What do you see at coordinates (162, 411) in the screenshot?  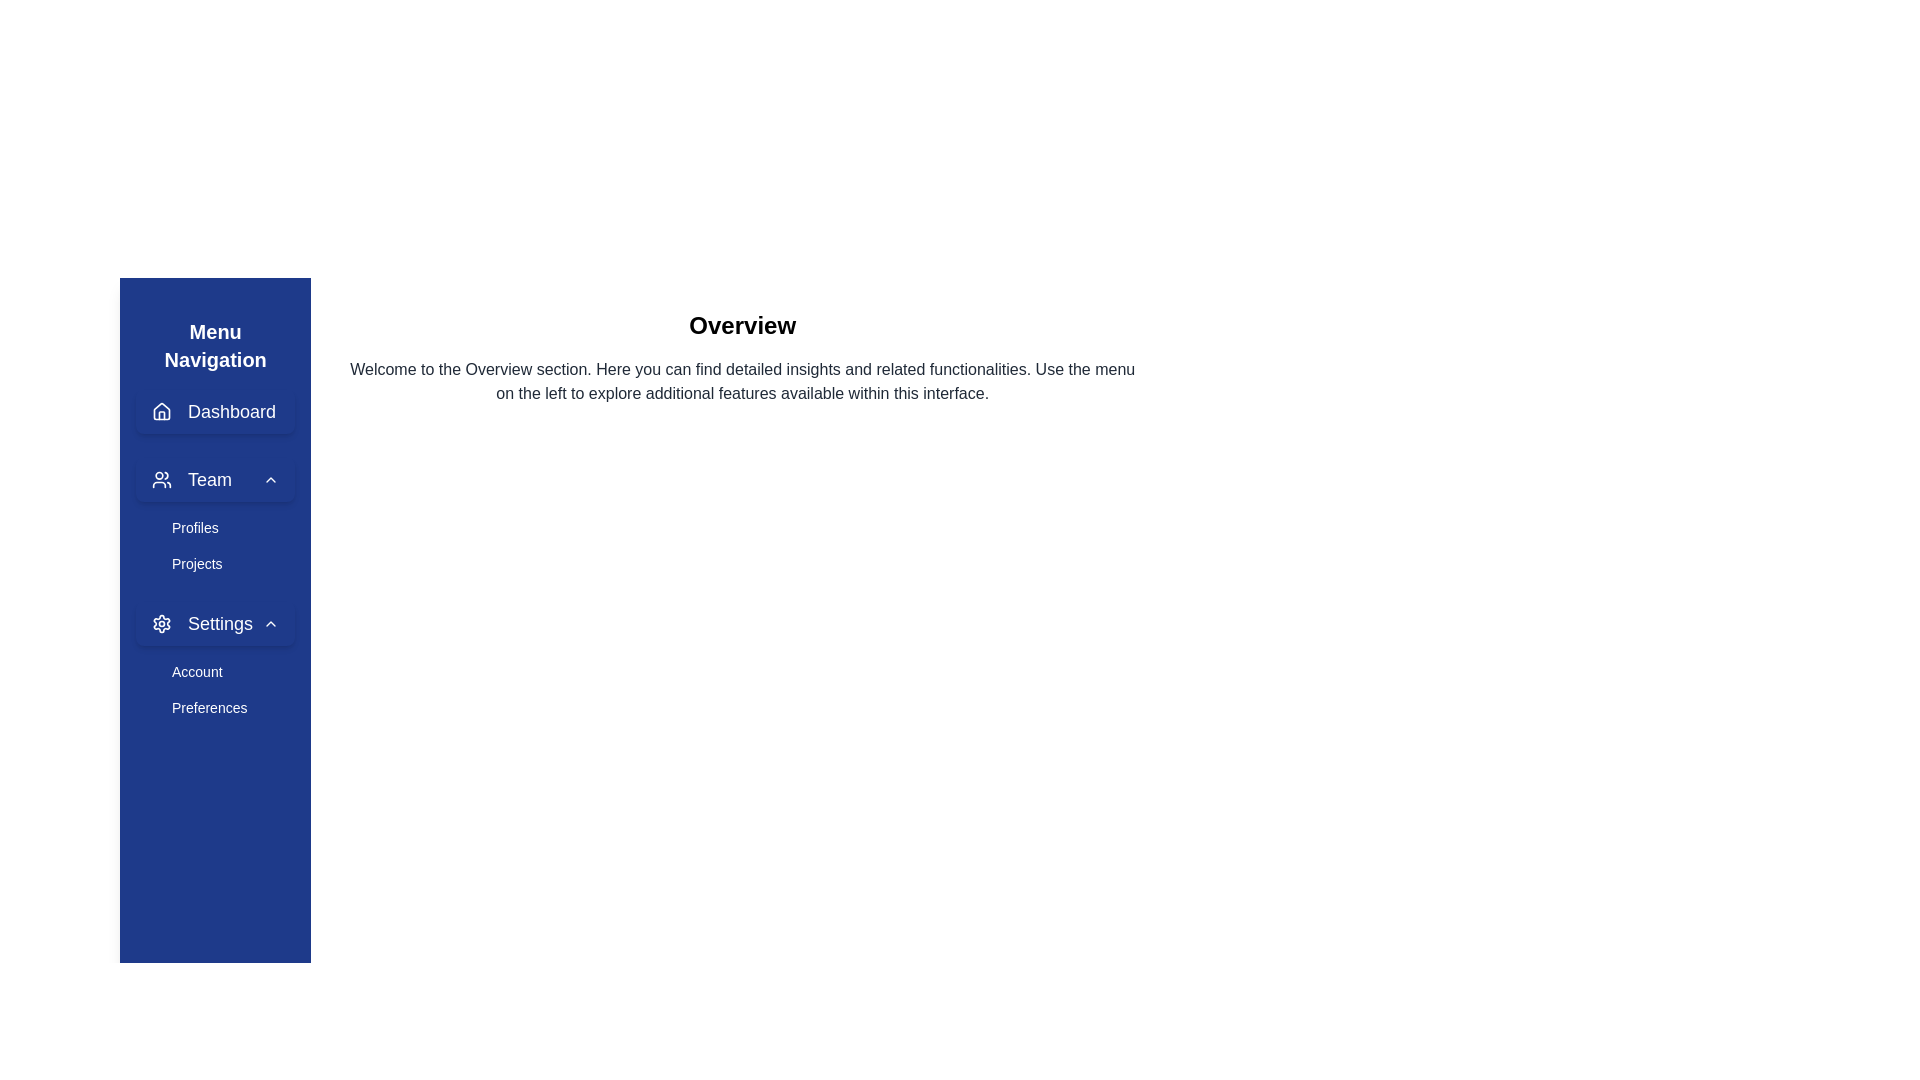 I see `the 'Dashboard' icon in the left navigation menu through keyboard navigation` at bounding box center [162, 411].